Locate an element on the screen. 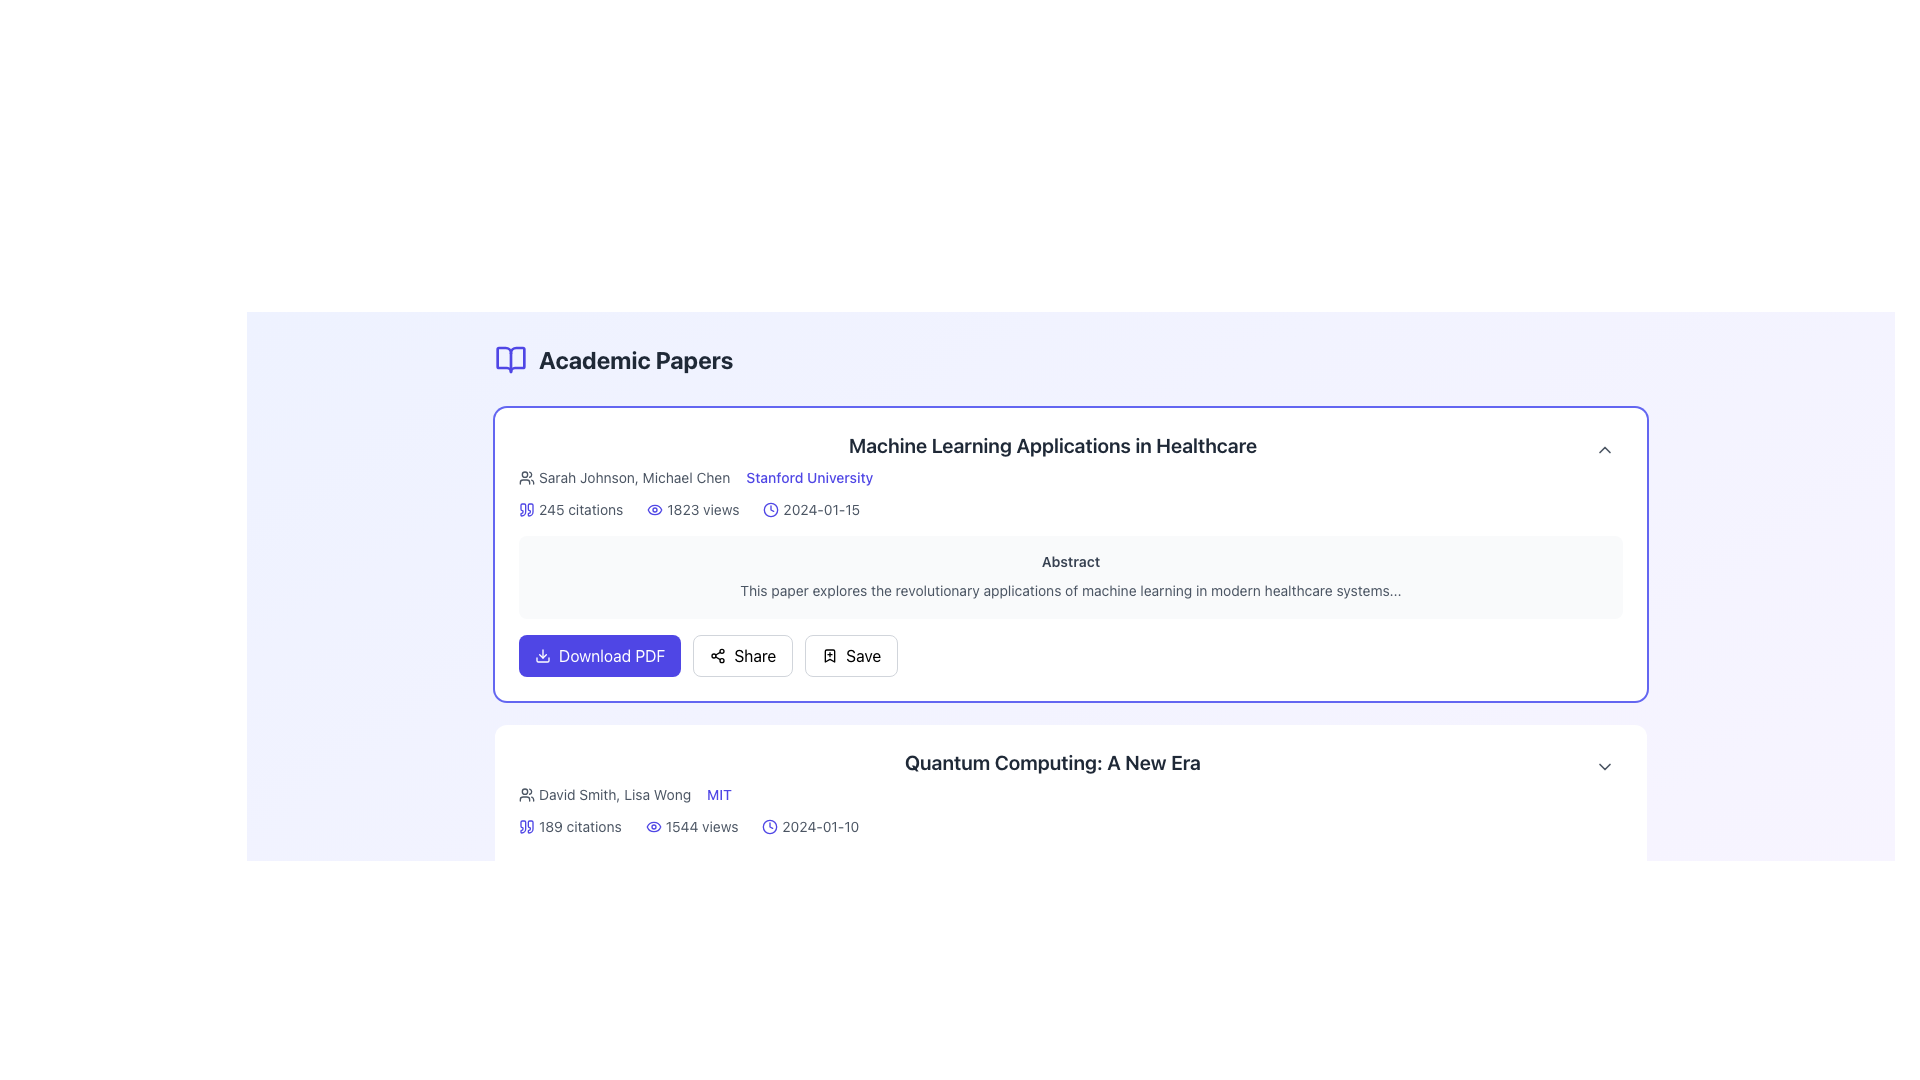 The image size is (1920, 1080). the share icon, which is a minimalist triangular structure with three circular nodes, located within the 'Share' button at the bottom of the card titled 'Machine Learning Applications in Healthcare' is located at coordinates (718, 655).